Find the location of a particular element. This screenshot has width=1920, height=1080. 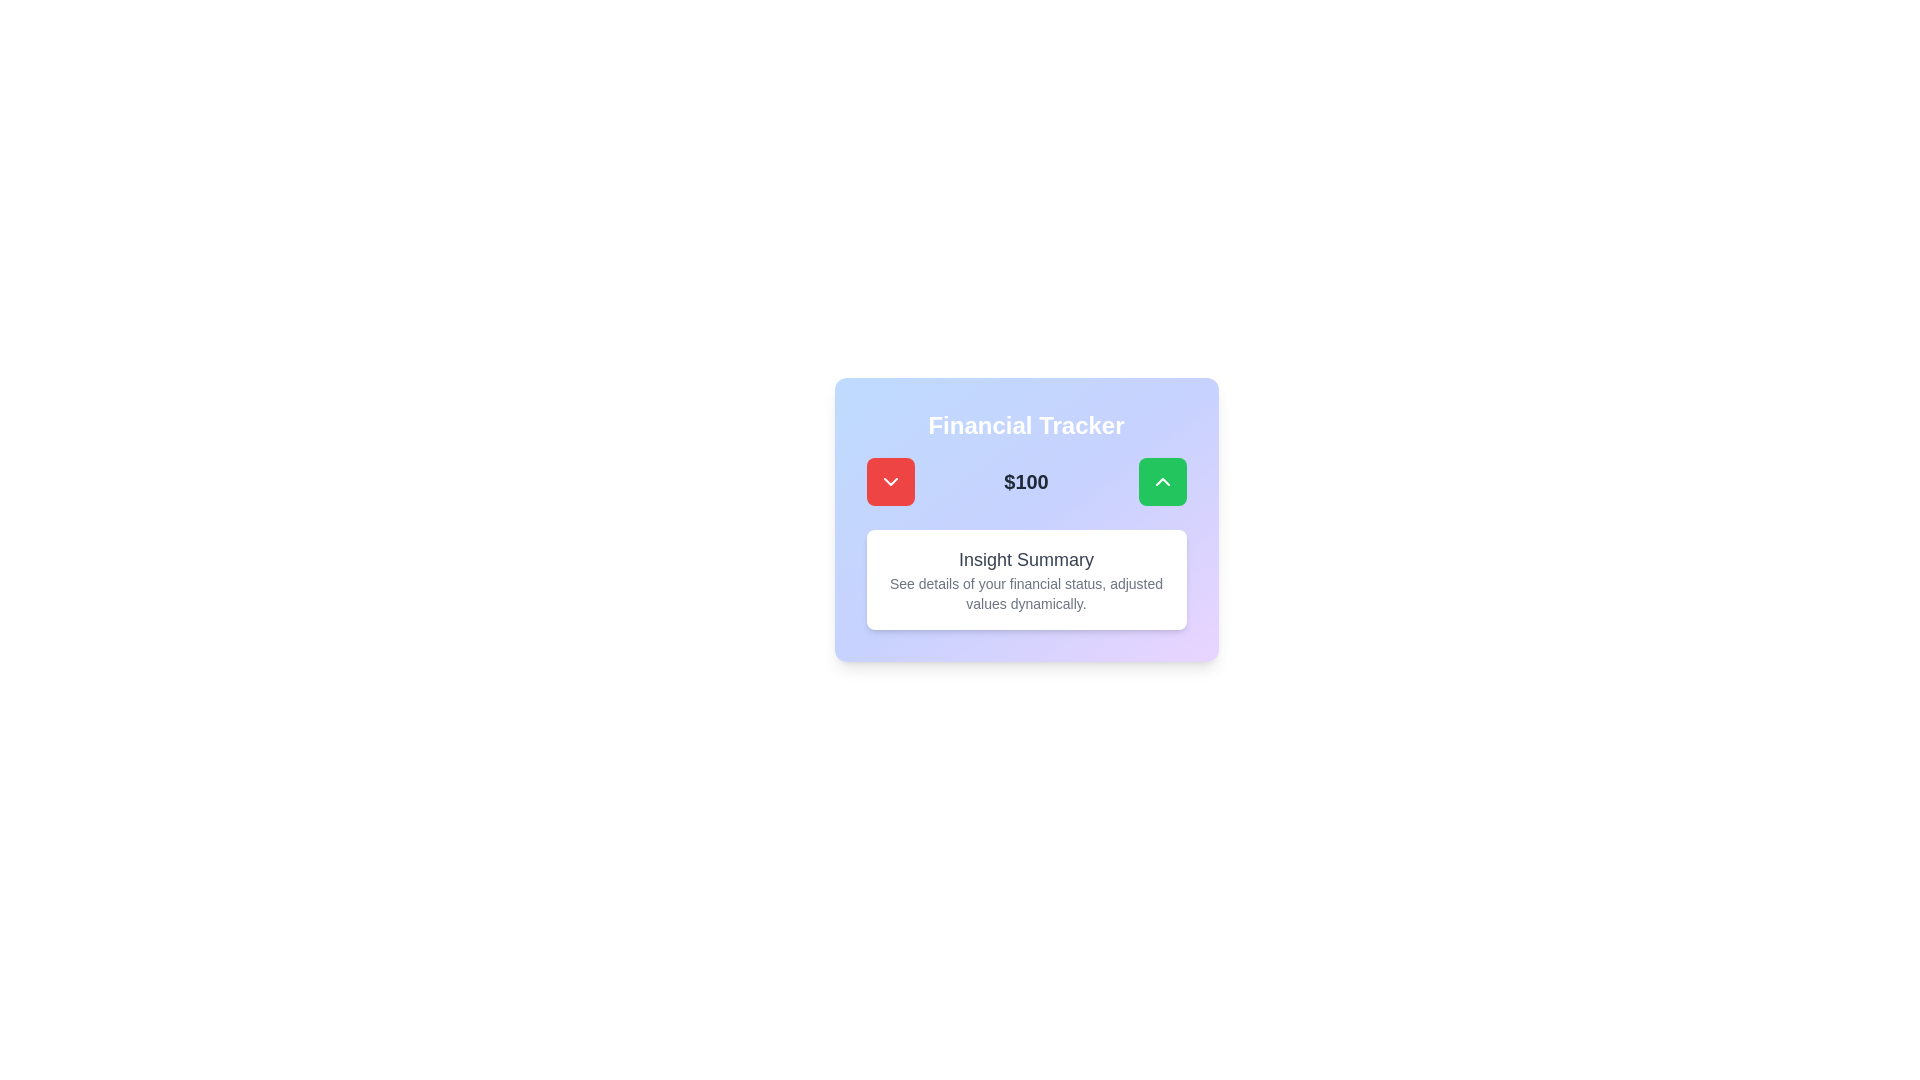

the red button with a white downward chevron icon located to the left of the '$100' text for visual feedback is located at coordinates (889, 482).